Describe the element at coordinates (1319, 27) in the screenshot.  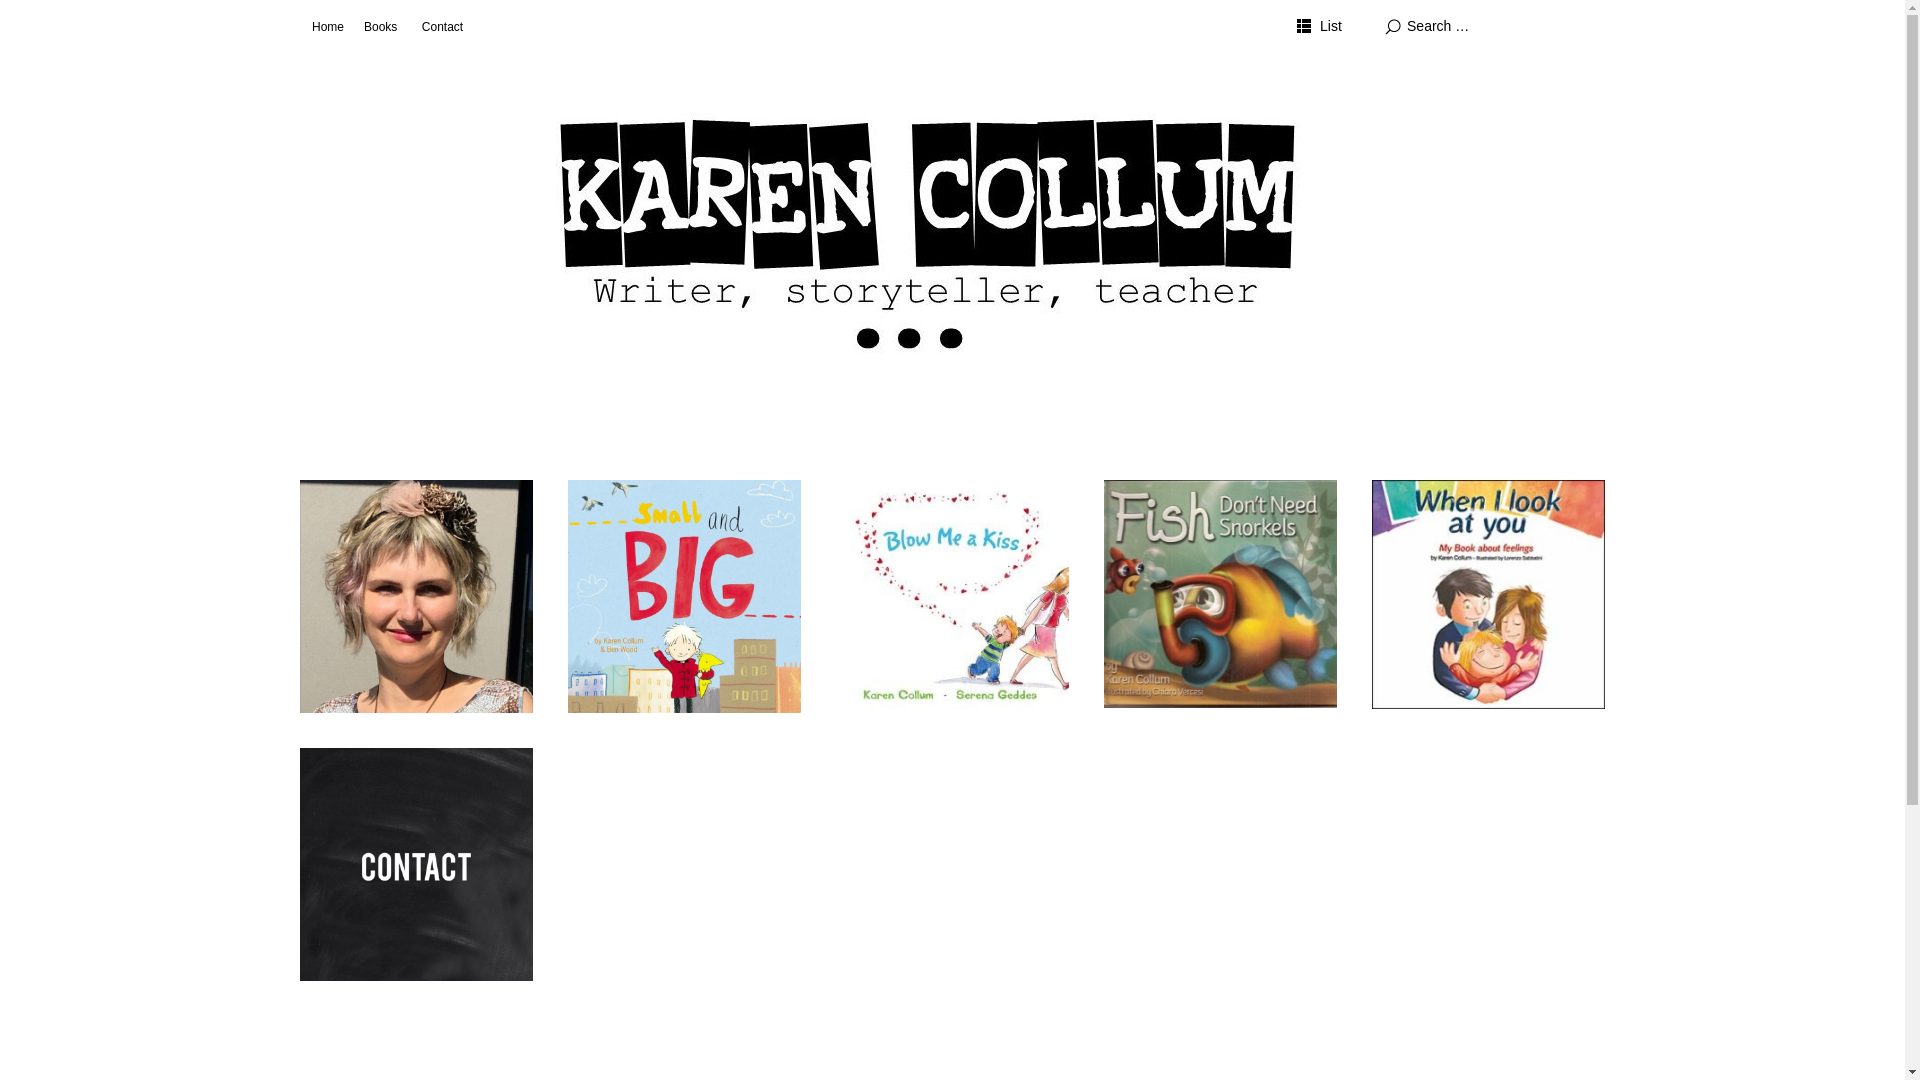
I see `'List'` at that location.